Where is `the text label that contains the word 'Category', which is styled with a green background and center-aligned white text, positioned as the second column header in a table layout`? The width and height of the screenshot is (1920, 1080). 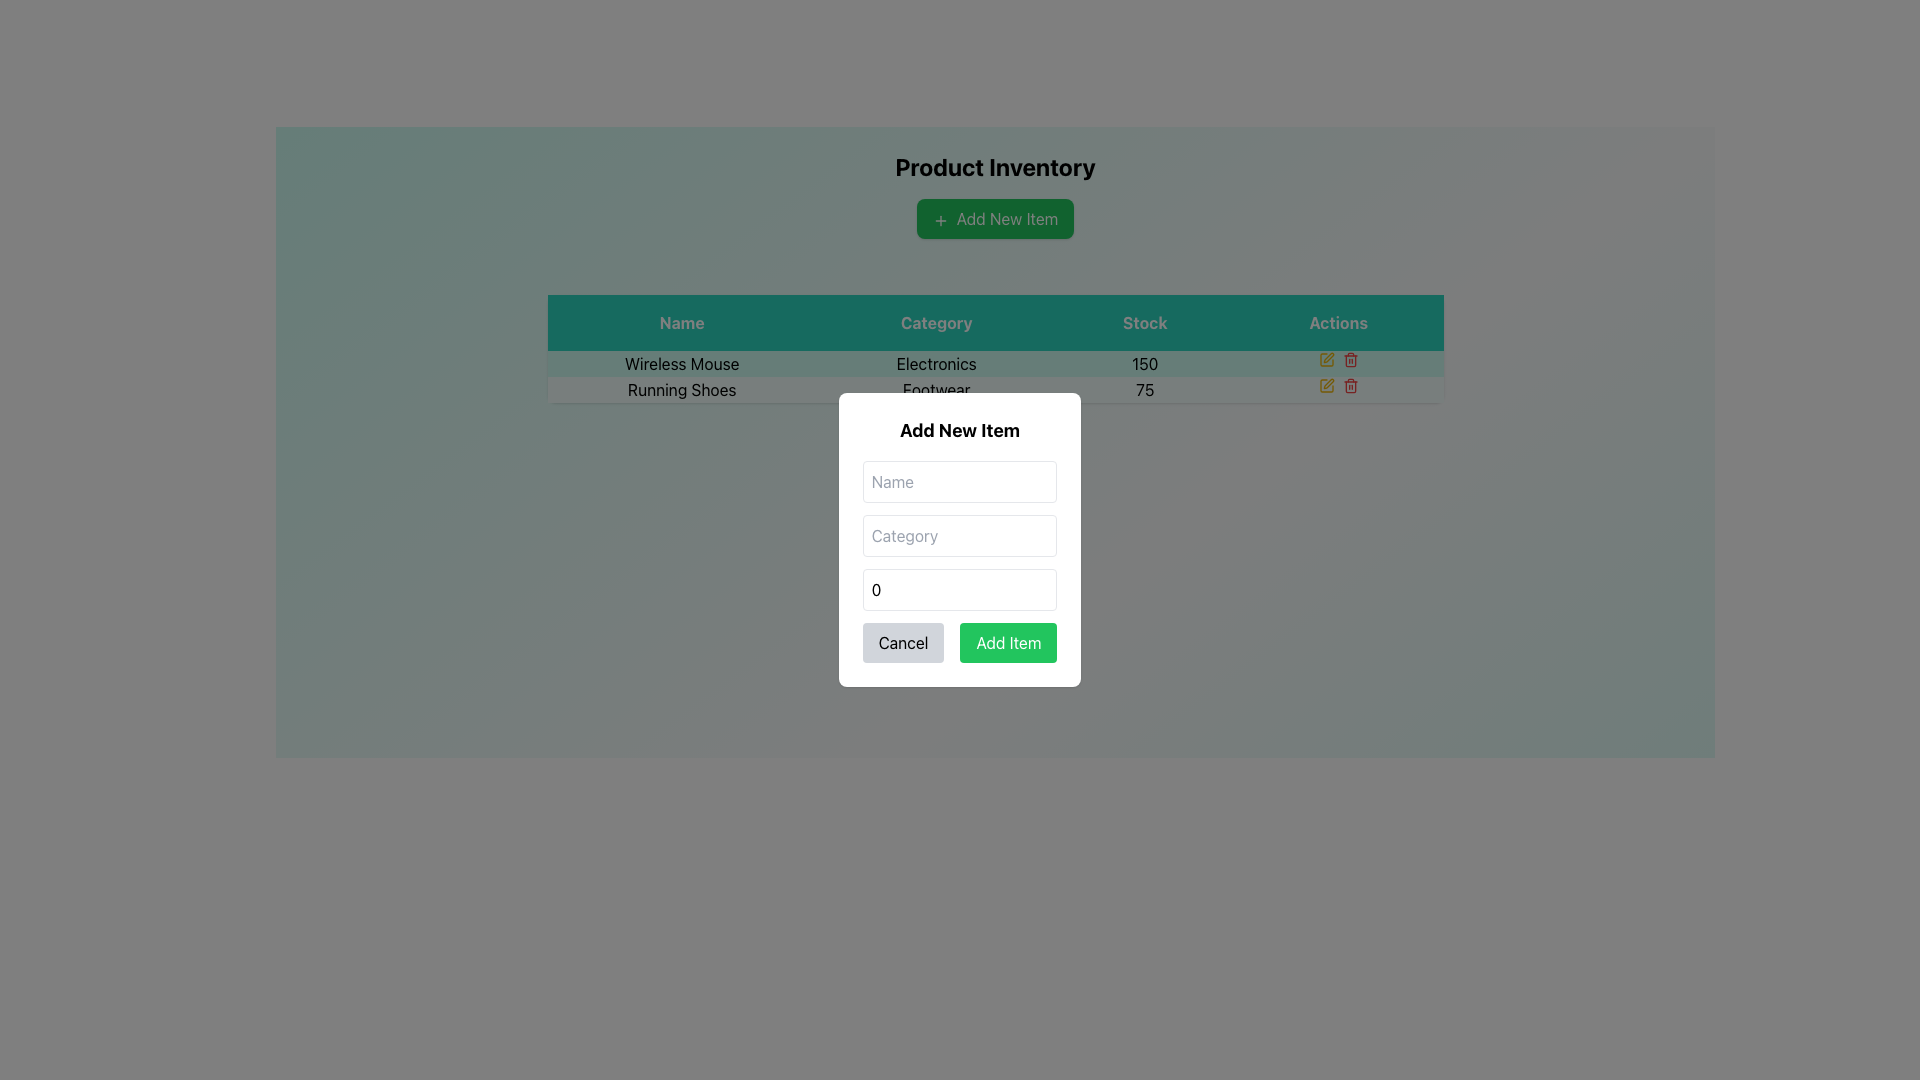
the text label that contains the word 'Category', which is styled with a green background and center-aligned white text, positioned as the second column header in a table layout is located at coordinates (935, 322).